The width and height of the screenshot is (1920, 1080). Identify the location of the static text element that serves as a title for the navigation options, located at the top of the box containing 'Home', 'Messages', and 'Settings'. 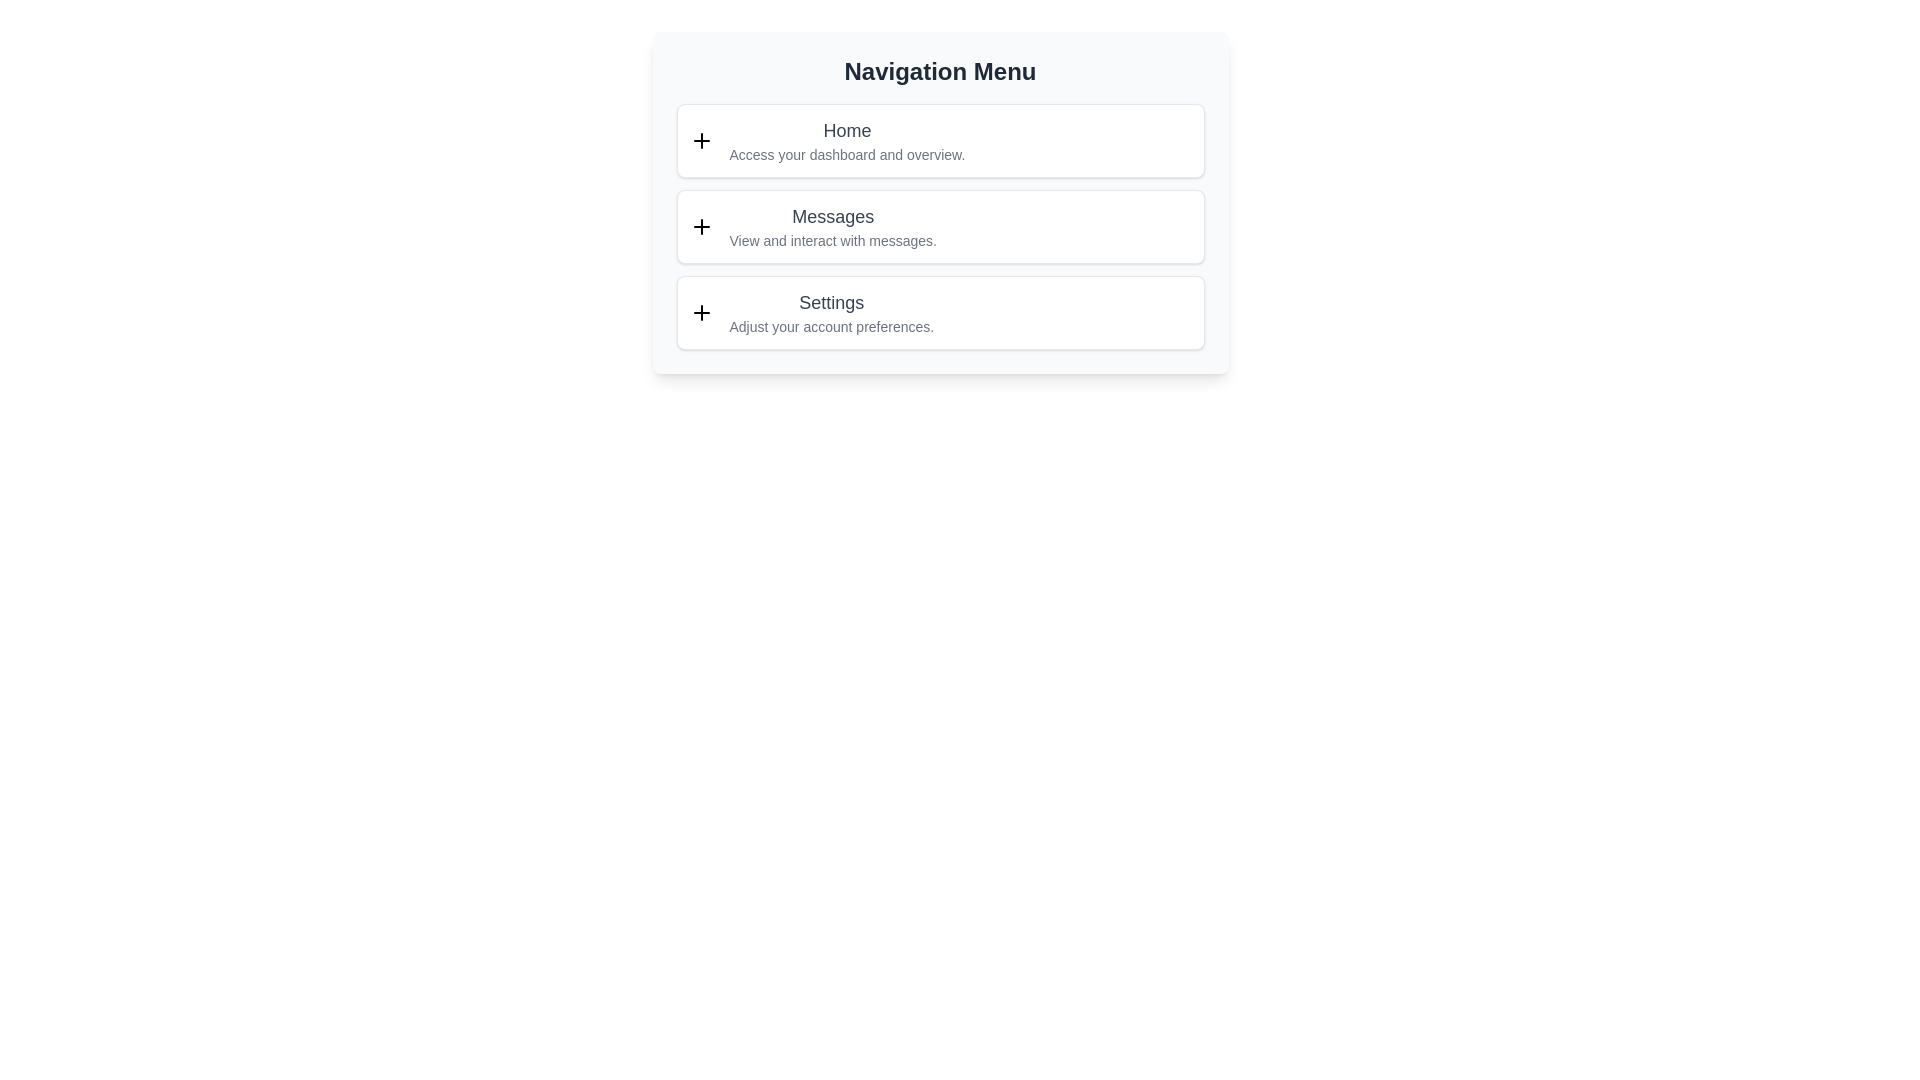
(939, 71).